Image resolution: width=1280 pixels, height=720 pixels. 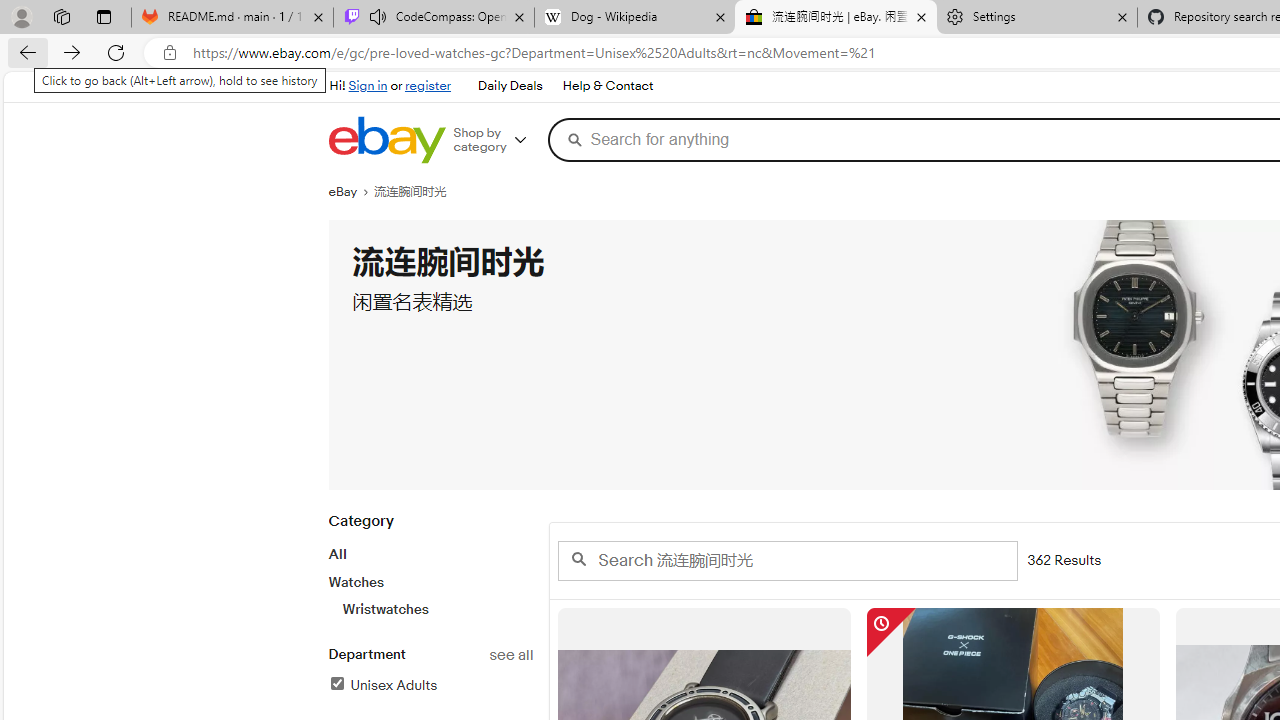 What do you see at coordinates (429, 594) in the screenshot?
I see `'WatchesWristwatches'` at bounding box center [429, 594].